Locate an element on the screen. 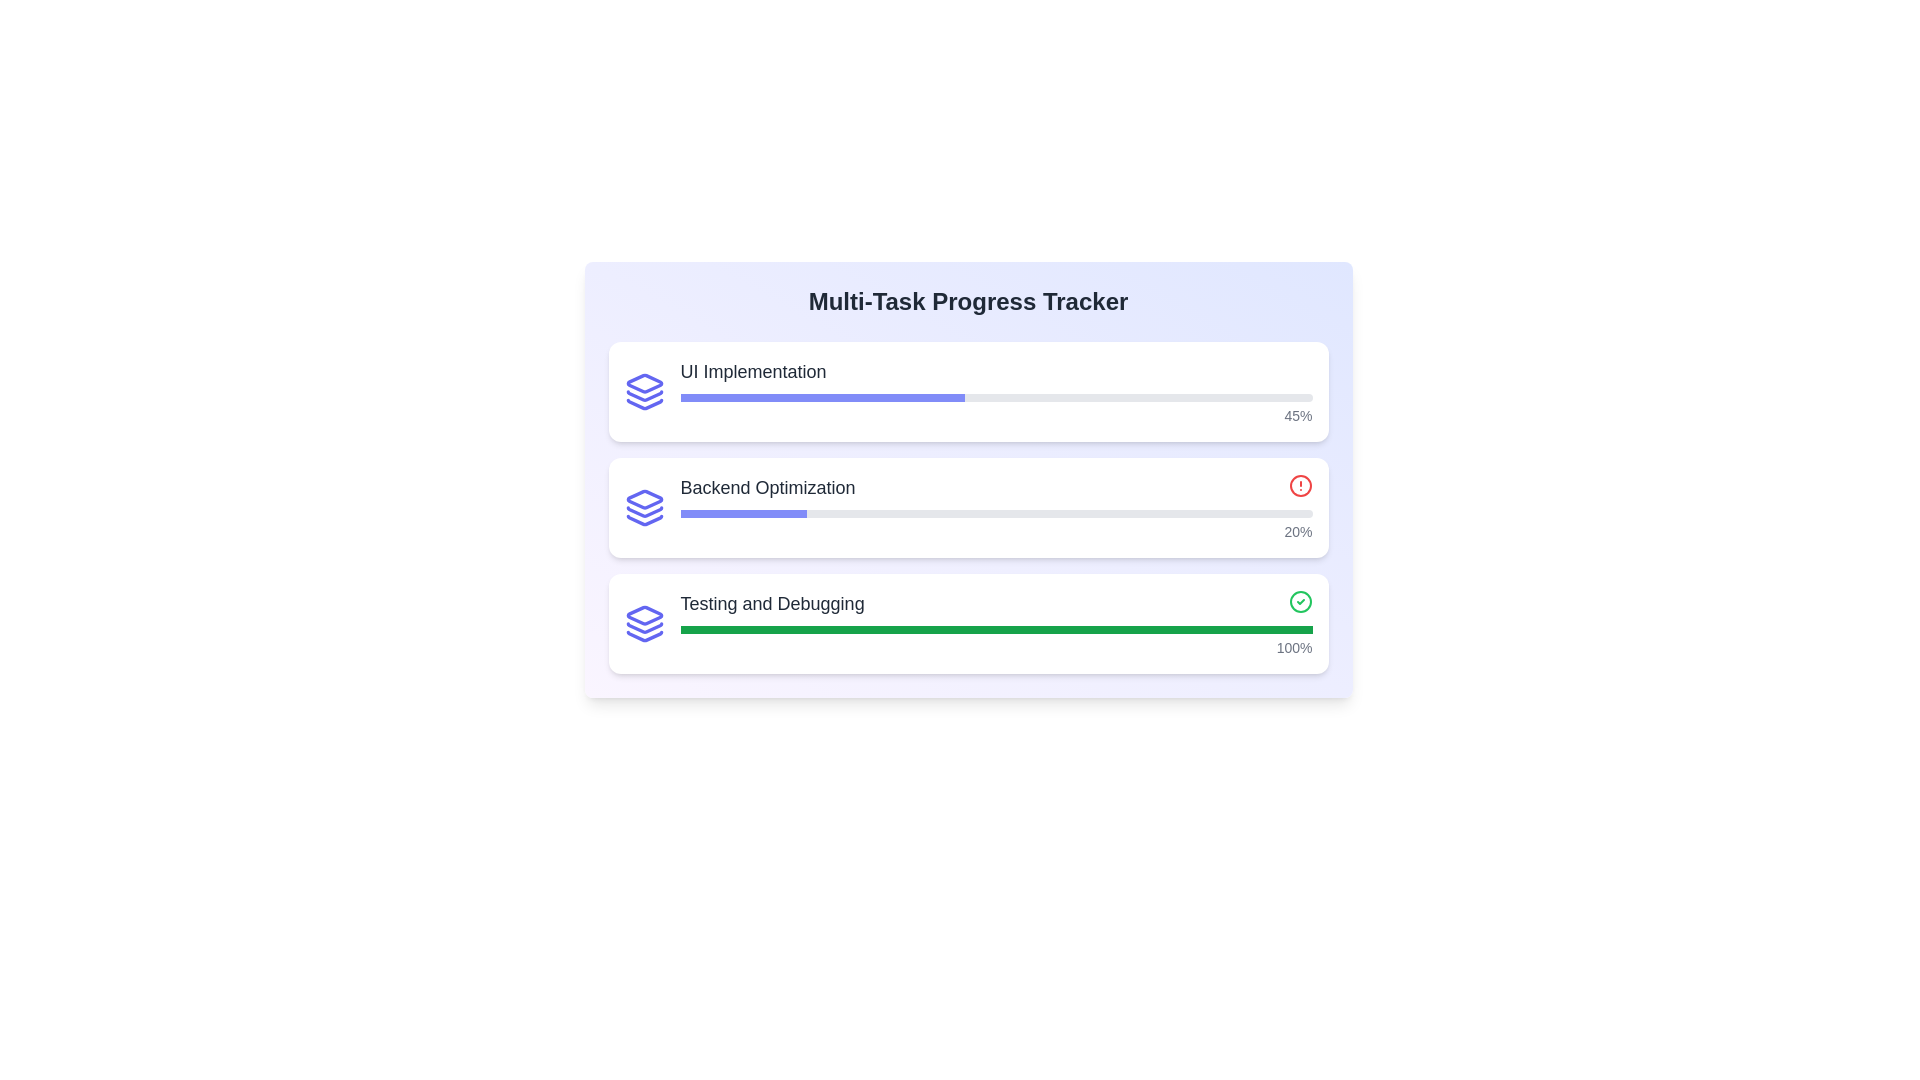  the indigo SVG icon representing three stacked layers, which is located to the left of the 'UI Implementation' text in the top card of the progress cards is located at coordinates (644, 392).